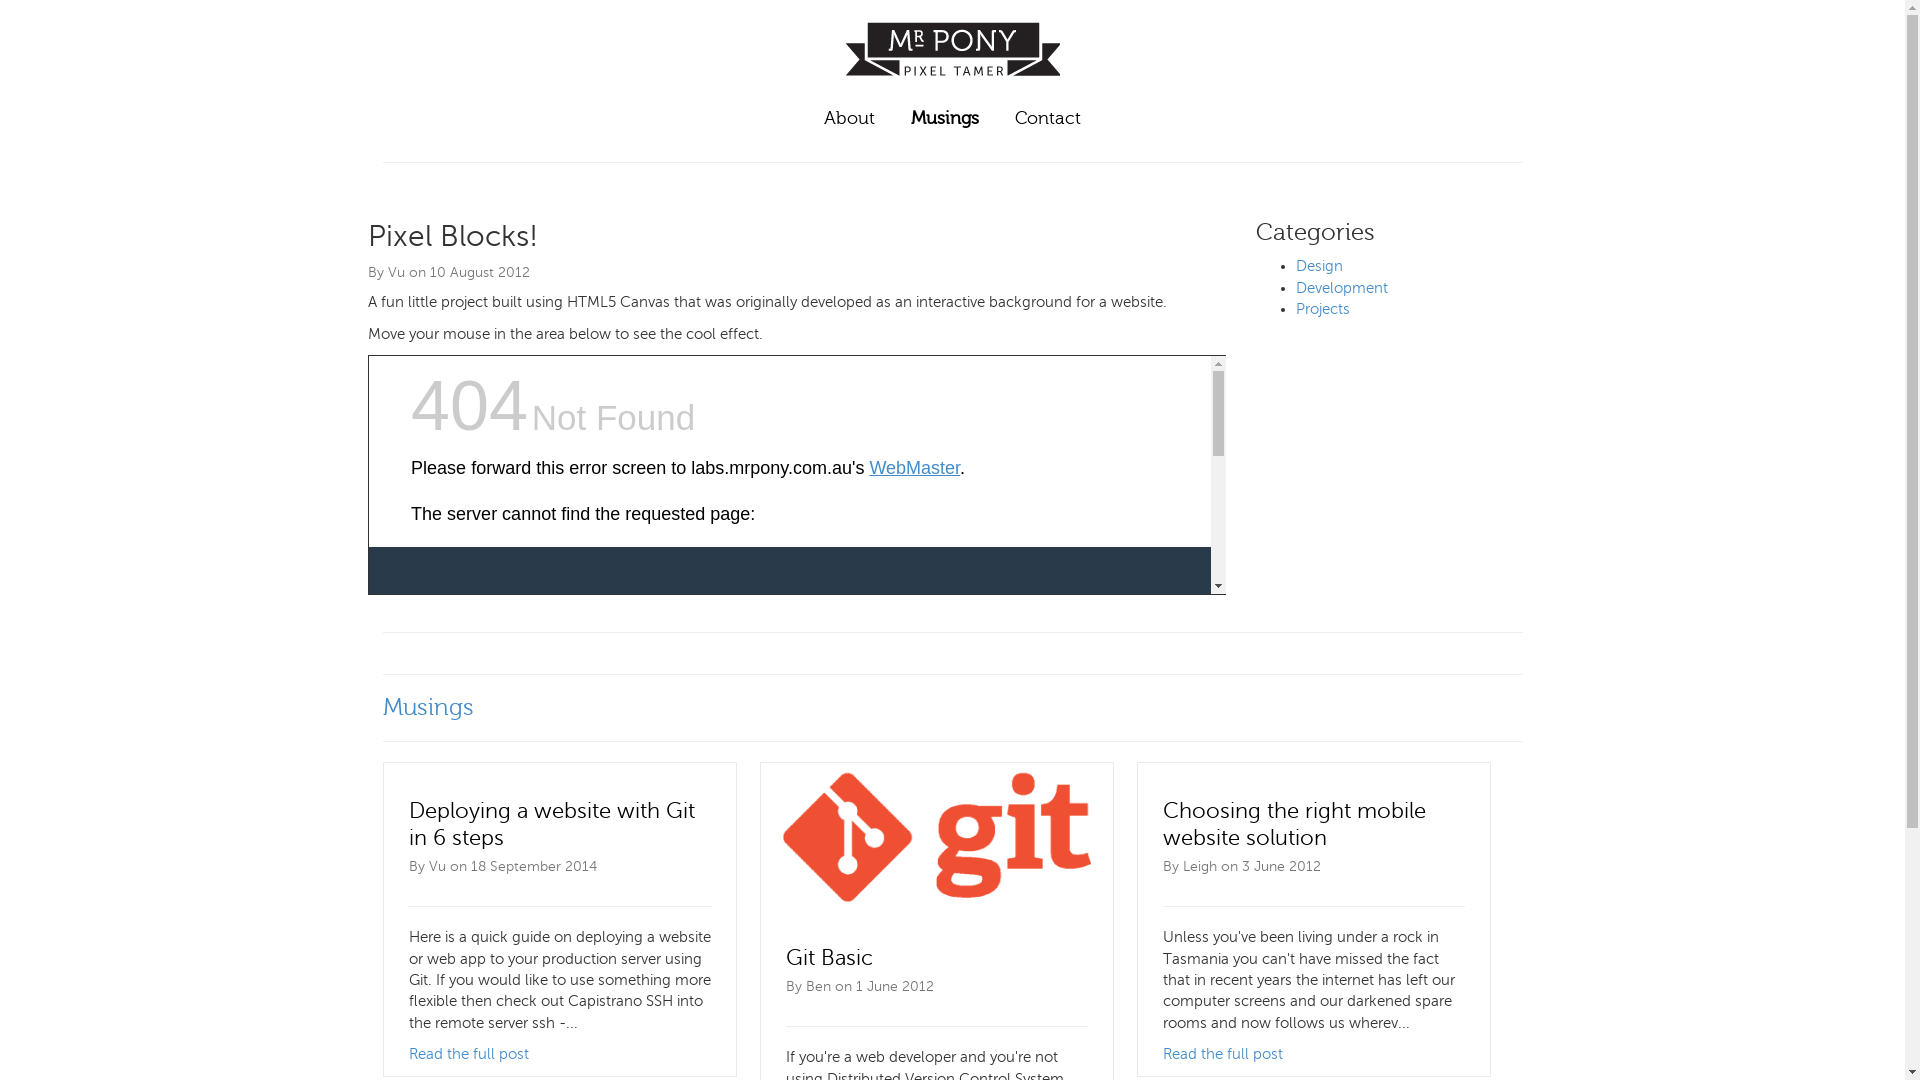 Image resolution: width=1920 pixels, height=1080 pixels. Describe the element at coordinates (1342, 288) in the screenshot. I see `'Development'` at that location.